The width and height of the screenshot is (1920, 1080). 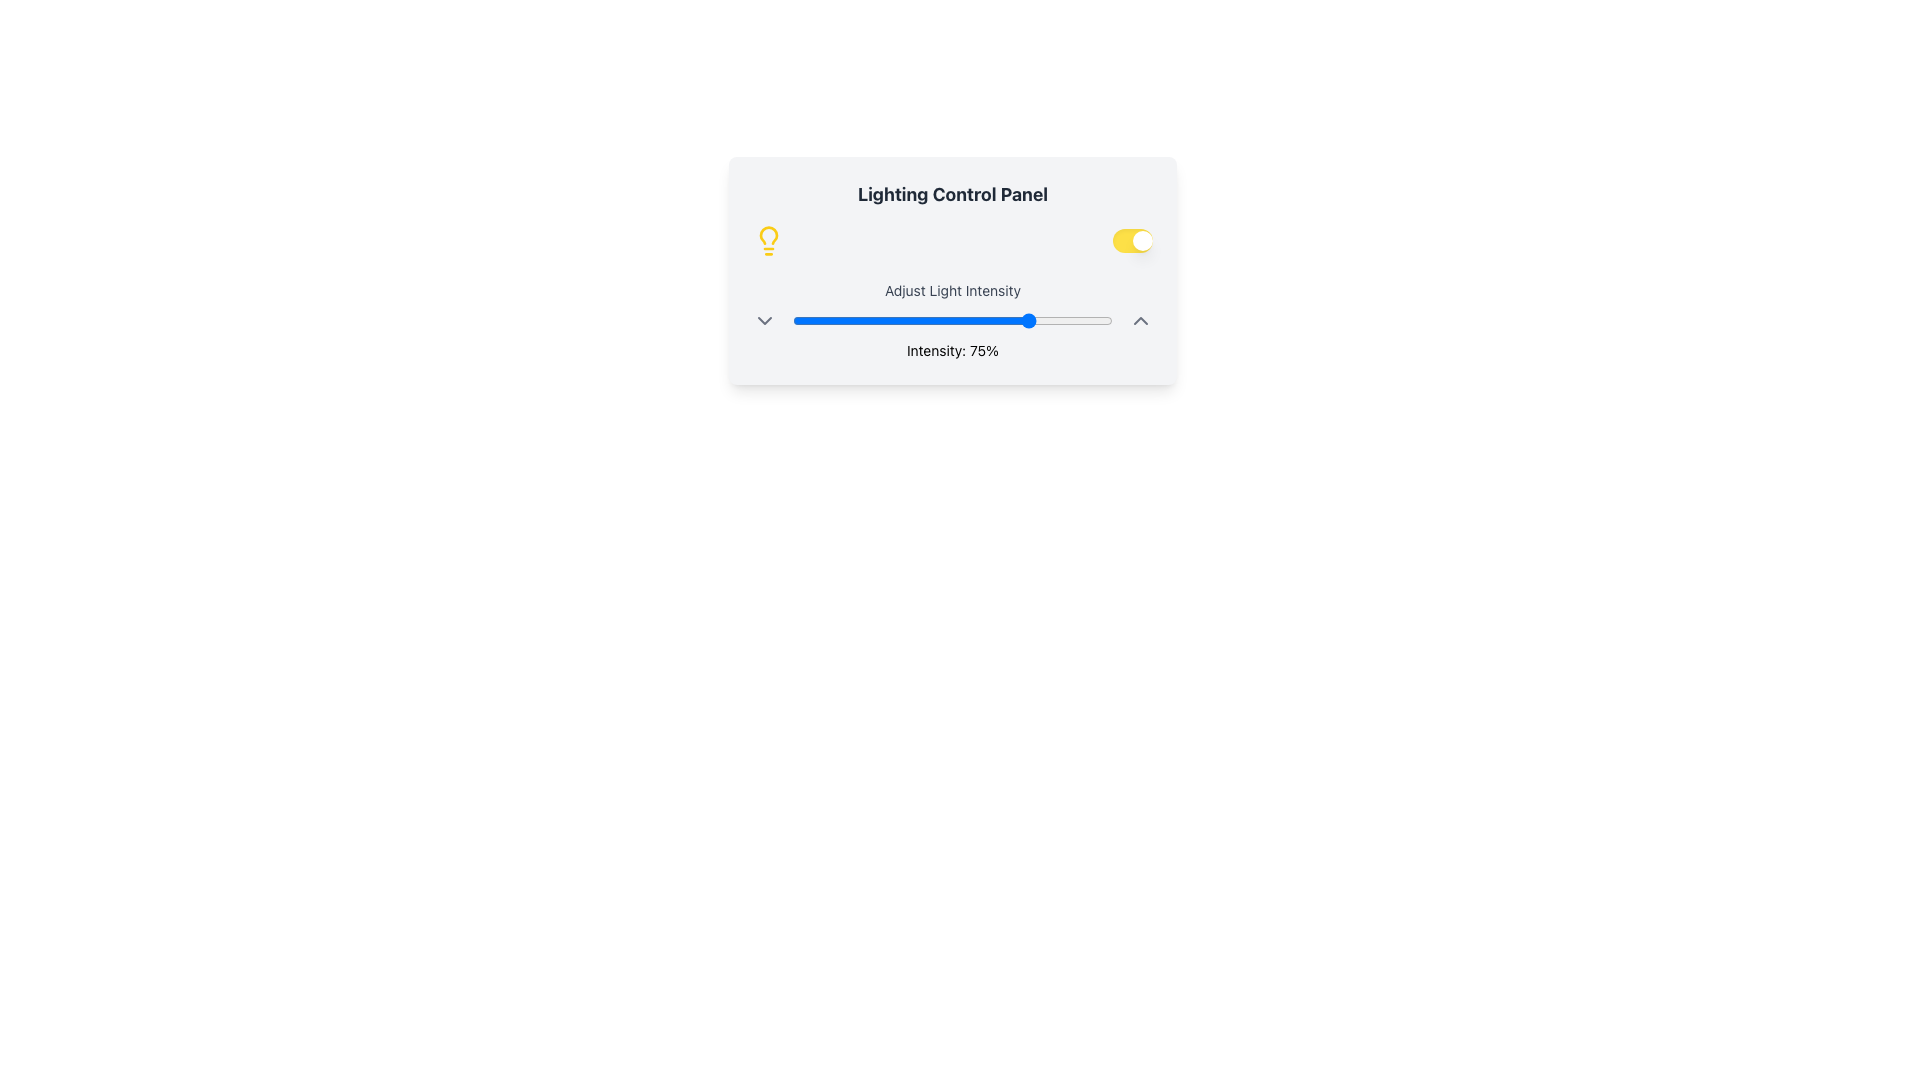 What do you see at coordinates (926, 319) in the screenshot?
I see `light intensity` at bounding box center [926, 319].